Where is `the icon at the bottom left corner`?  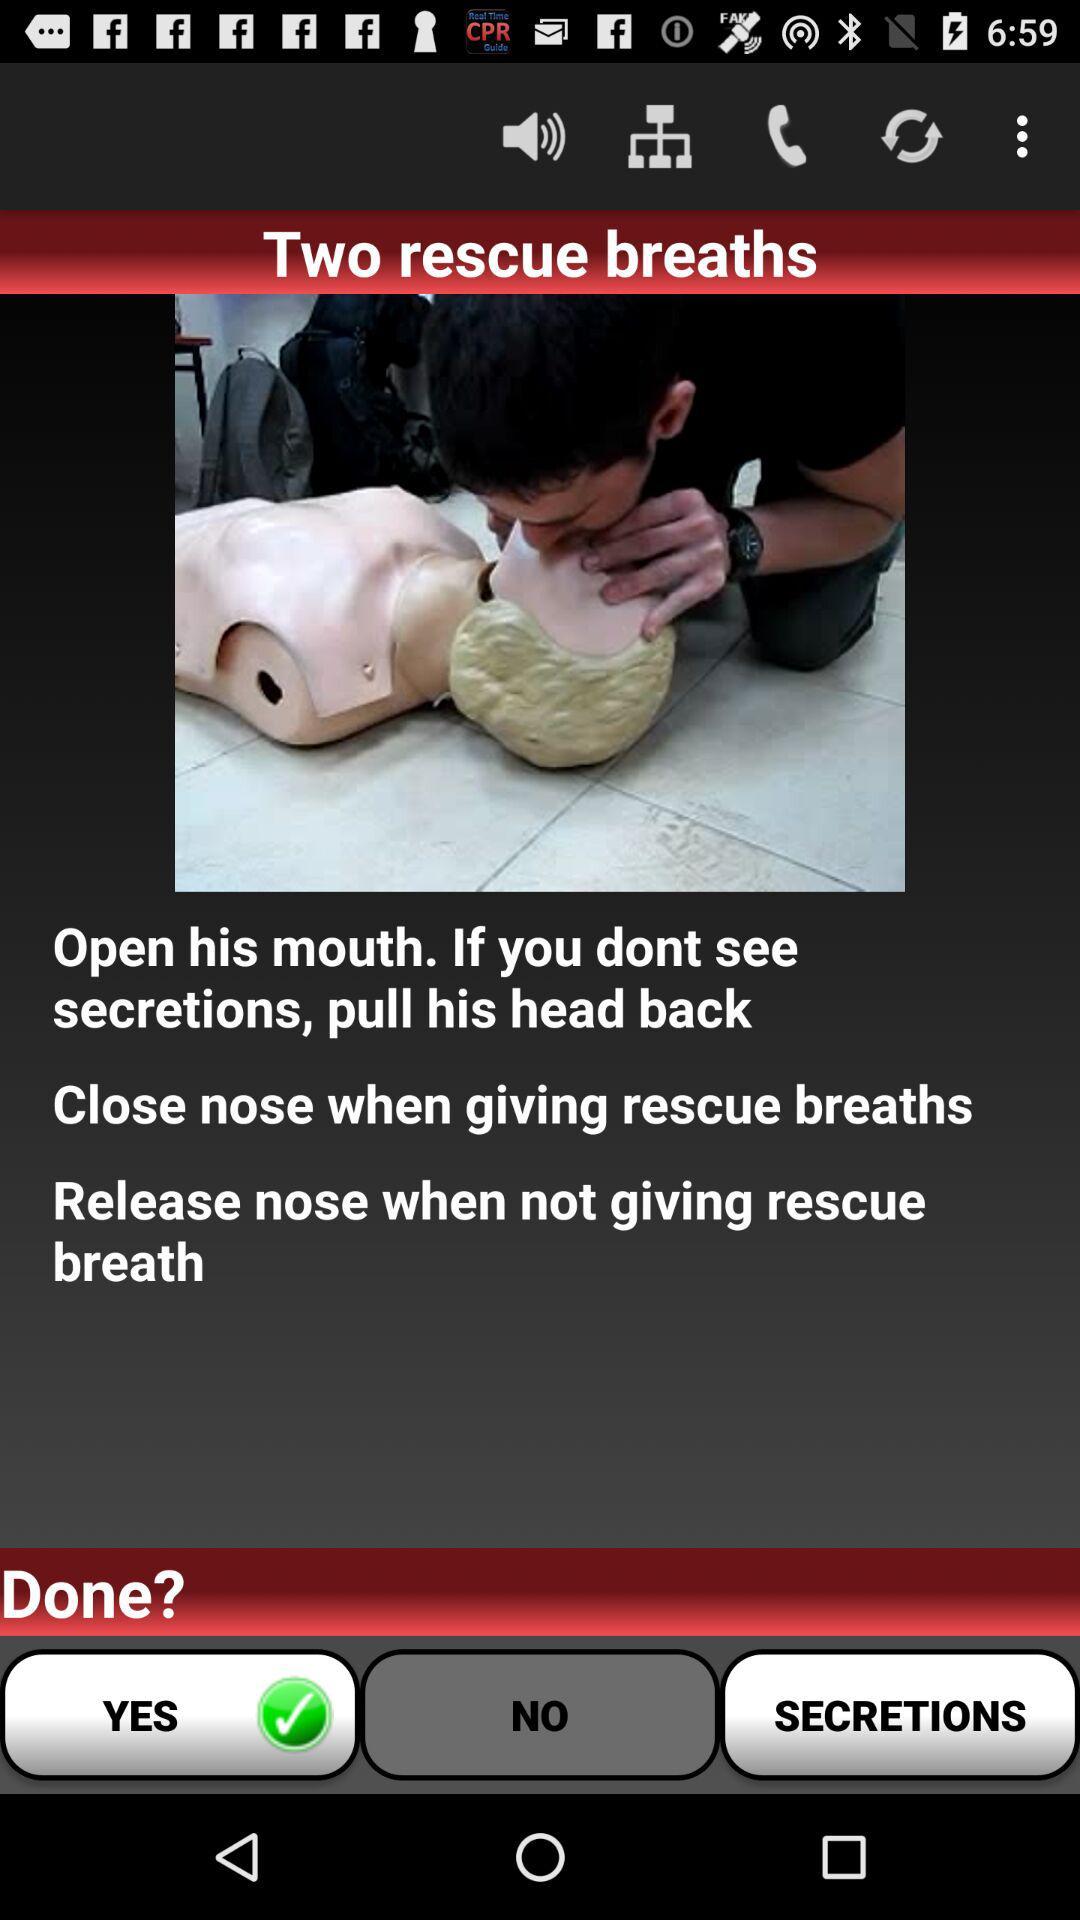 the icon at the bottom left corner is located at coordinates (180, 1713).